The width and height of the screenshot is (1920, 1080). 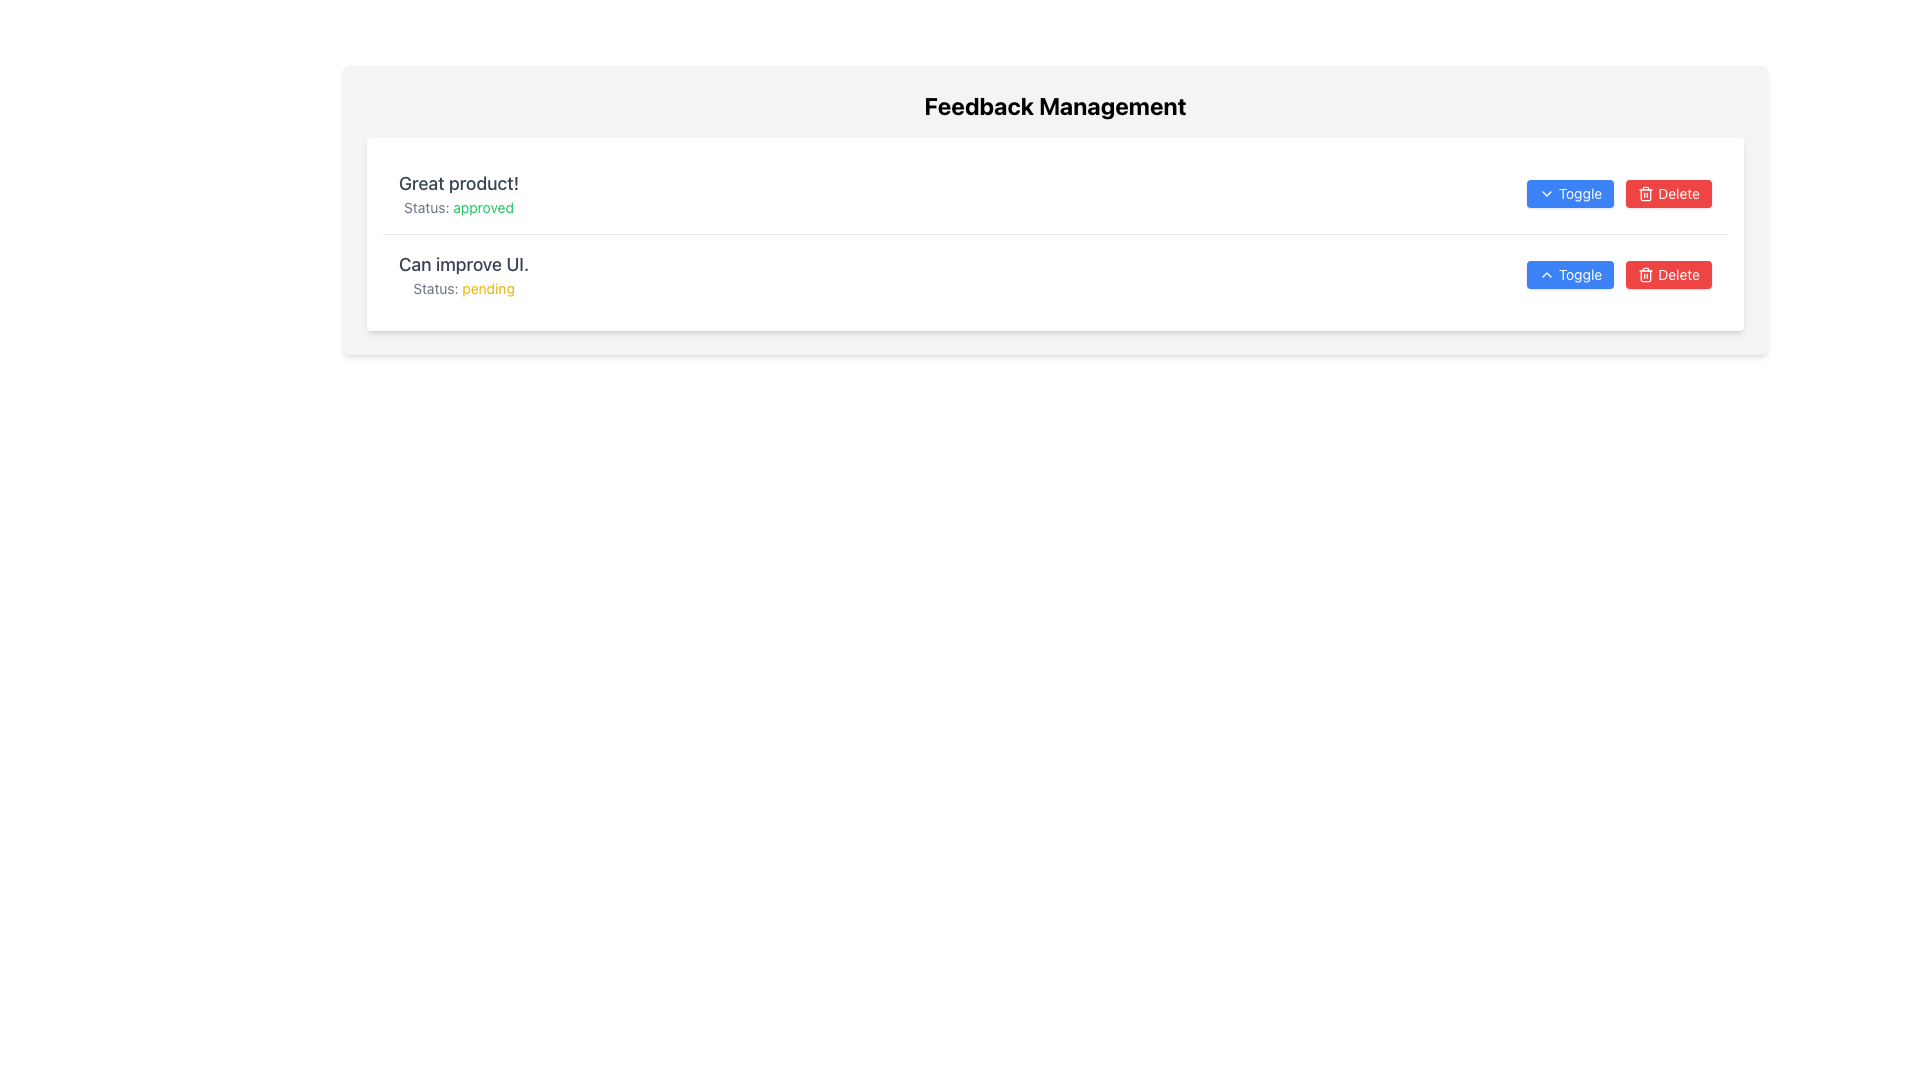 What do you see at coordinates (1669, 193) in the screenshot?
I see `the delete button located in the rightmost position of the button arrangement under the feedback entry, to trigger the hover effect` at bounding box center [1669, 193].